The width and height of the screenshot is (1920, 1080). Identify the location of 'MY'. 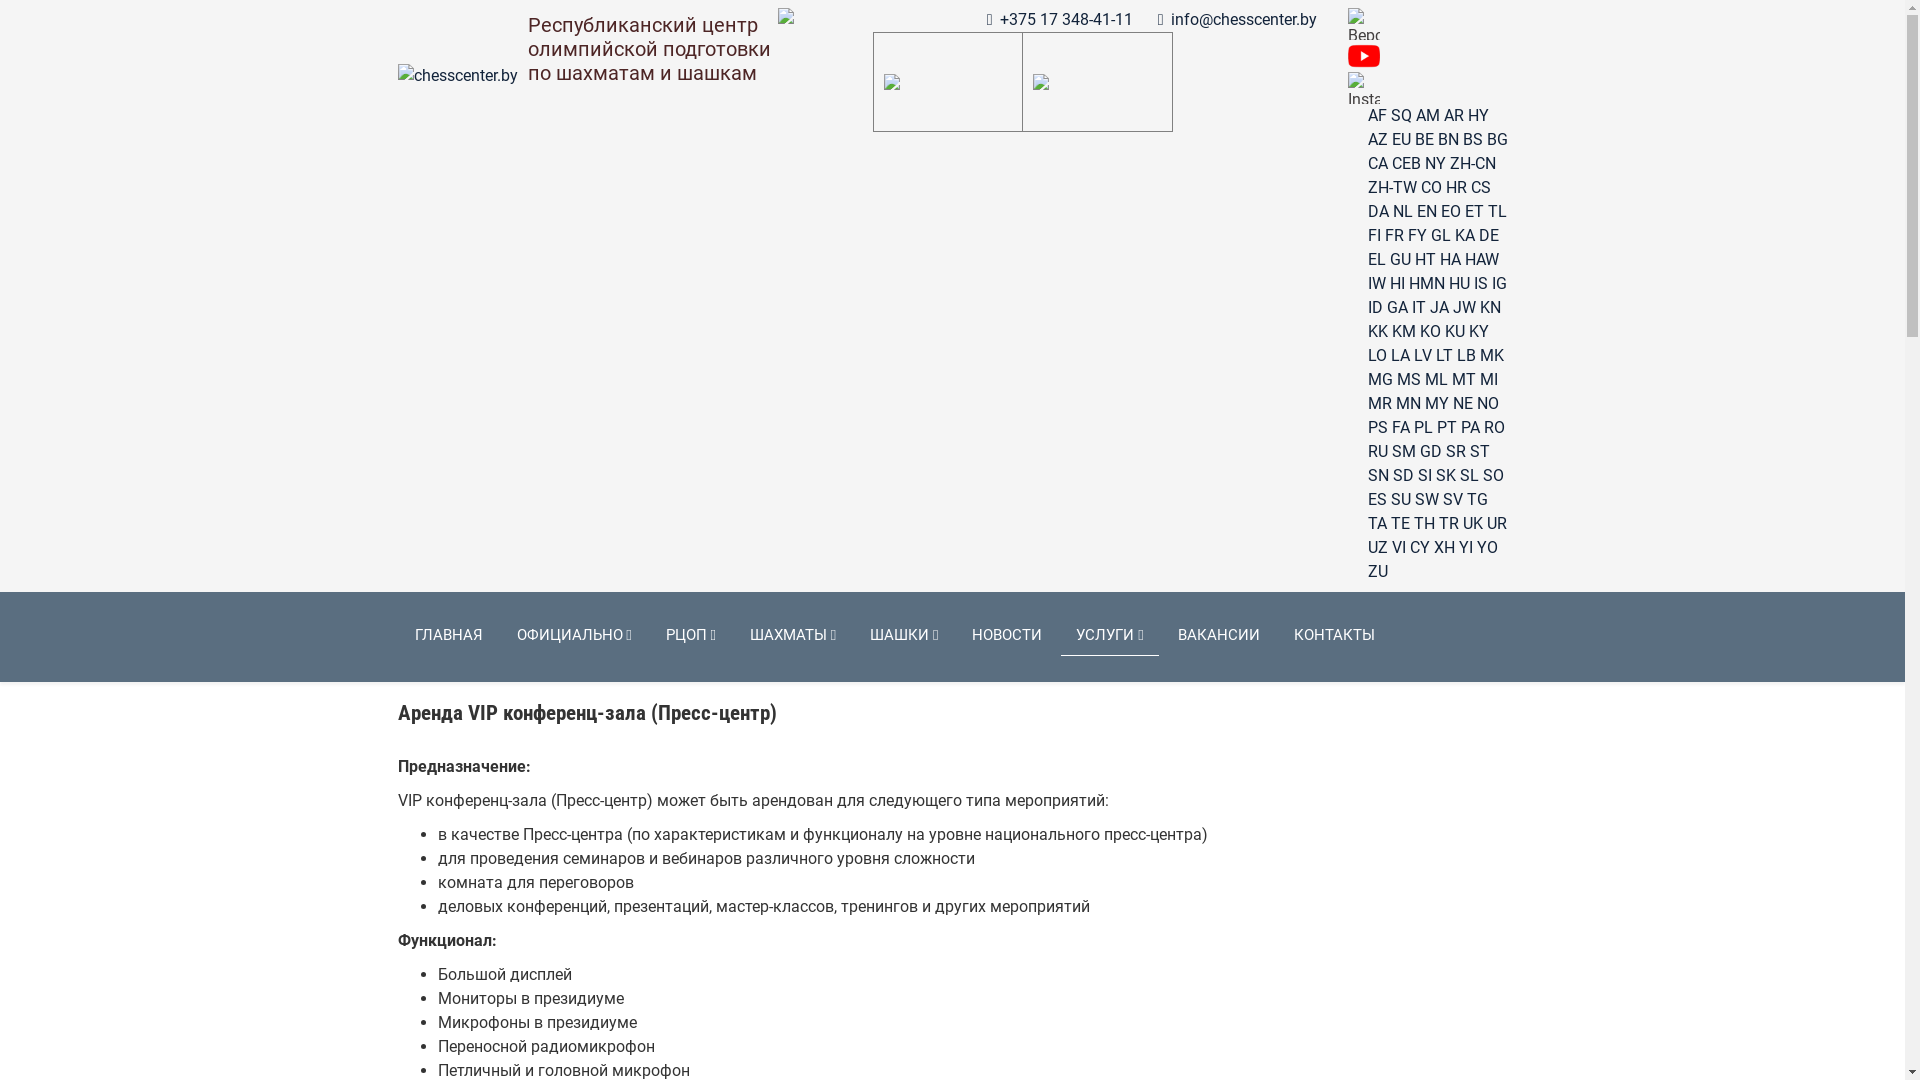
(1434, 403).